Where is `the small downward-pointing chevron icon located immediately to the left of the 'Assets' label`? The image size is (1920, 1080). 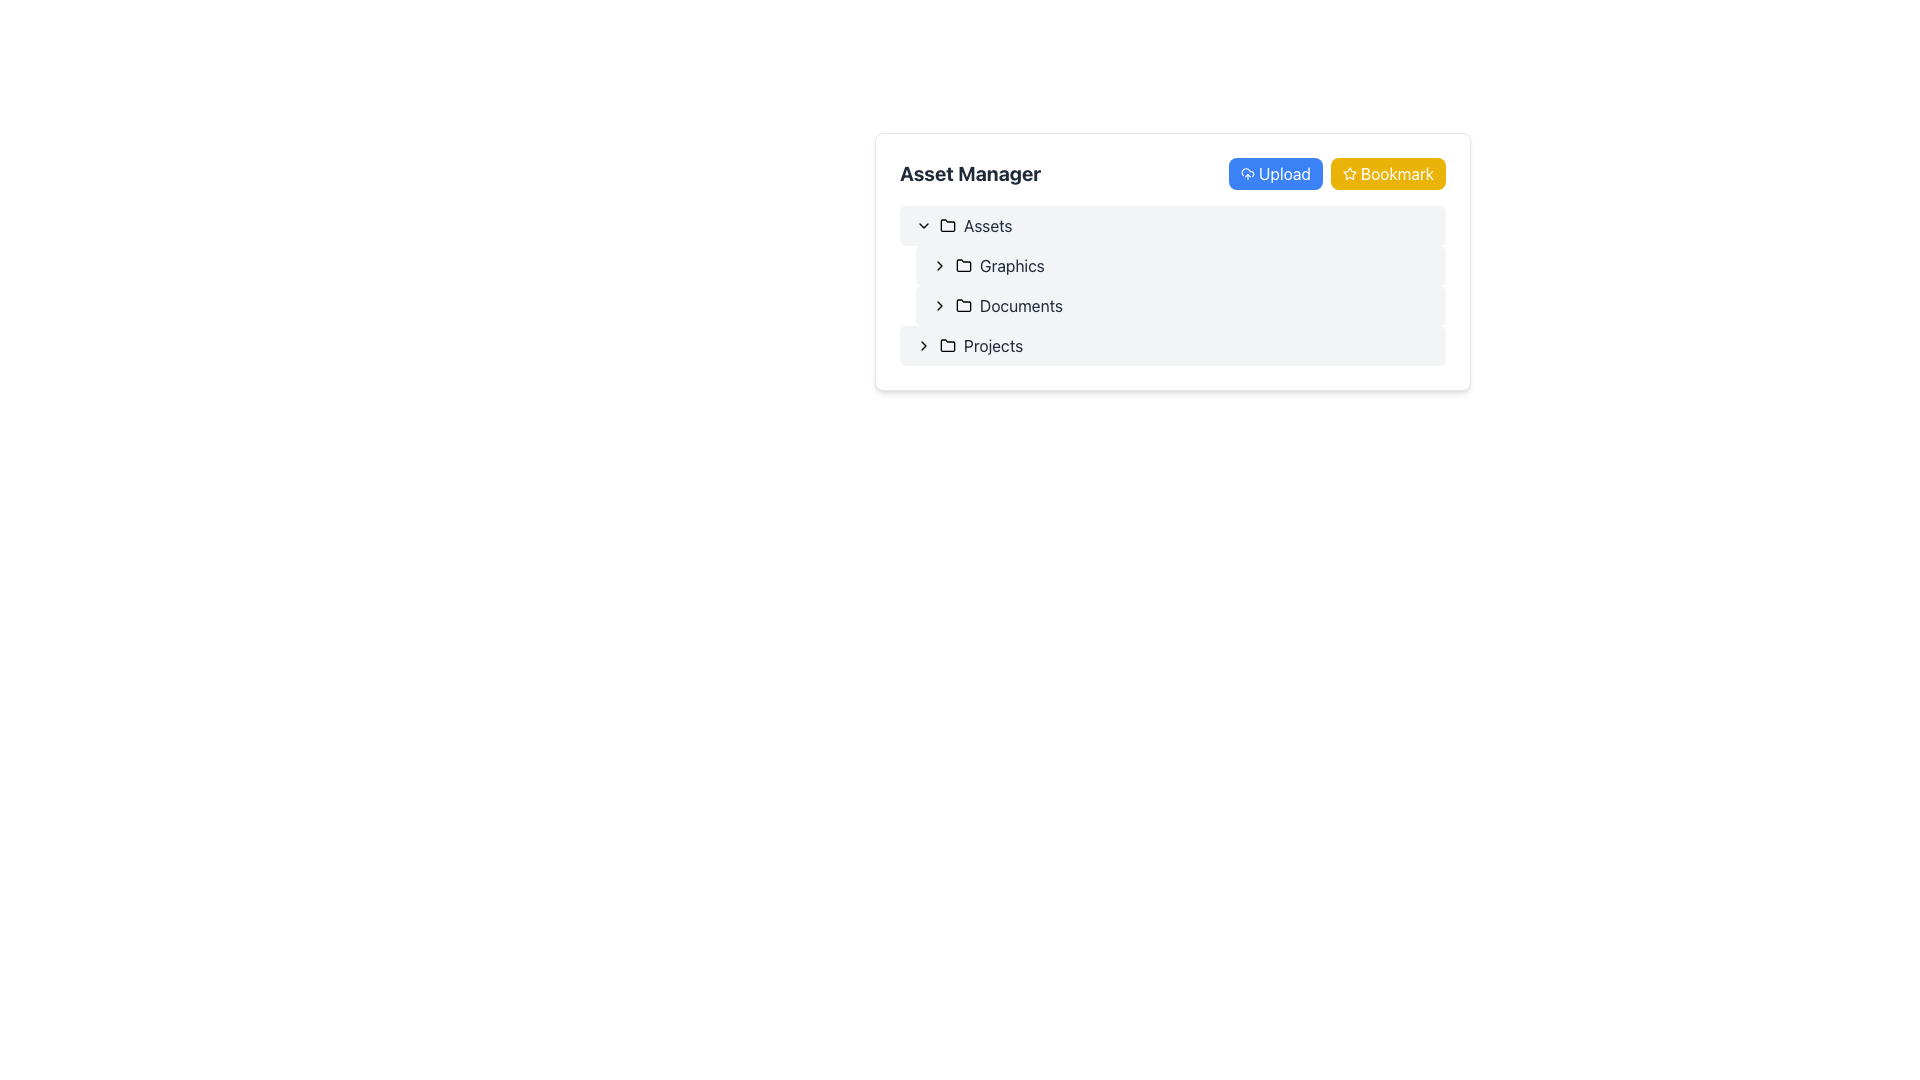
the small downward-pointing chevron icon located immediately to the left of the 'Assets' label is located at coordinates (923, 225).